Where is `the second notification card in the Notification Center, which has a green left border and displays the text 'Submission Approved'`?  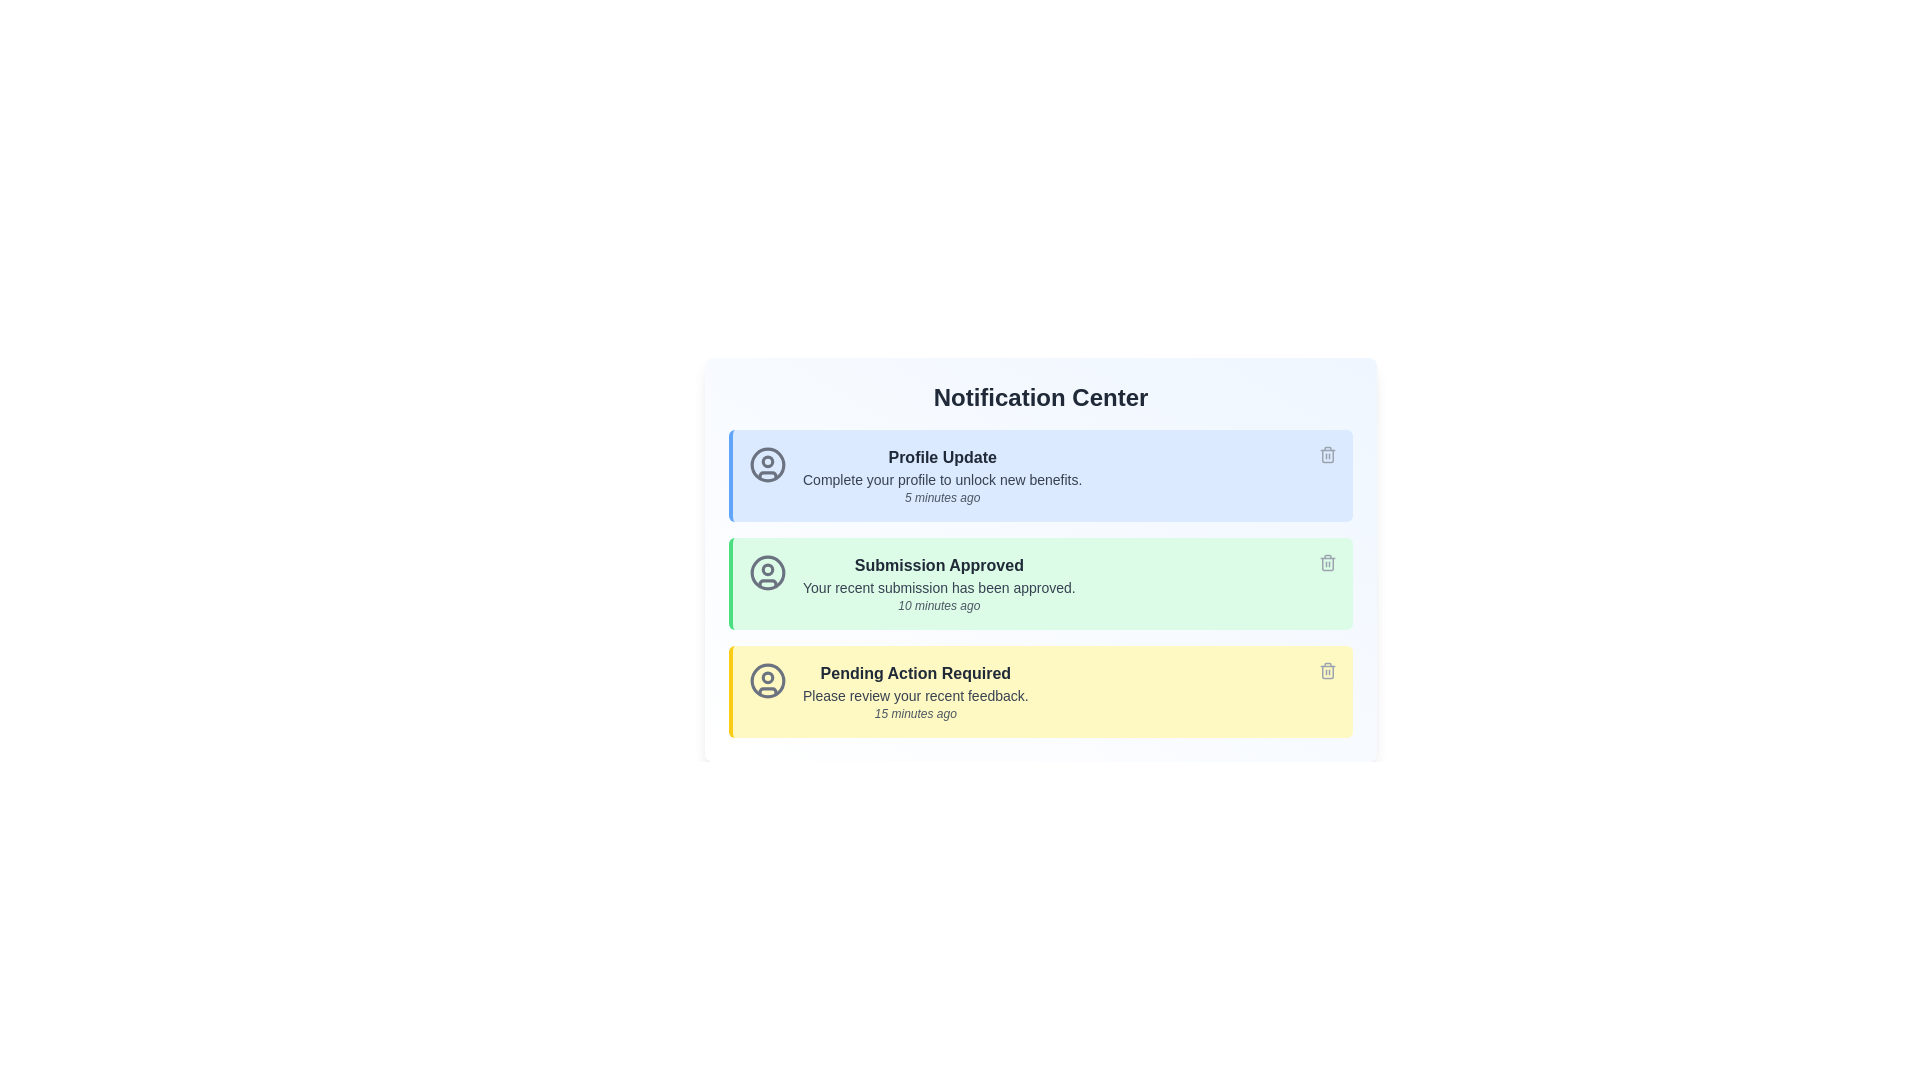 the second notification card in the Notification Center, which has a green left border and displays the text 'Submission Approved' is located at coordinates (1040, 583).